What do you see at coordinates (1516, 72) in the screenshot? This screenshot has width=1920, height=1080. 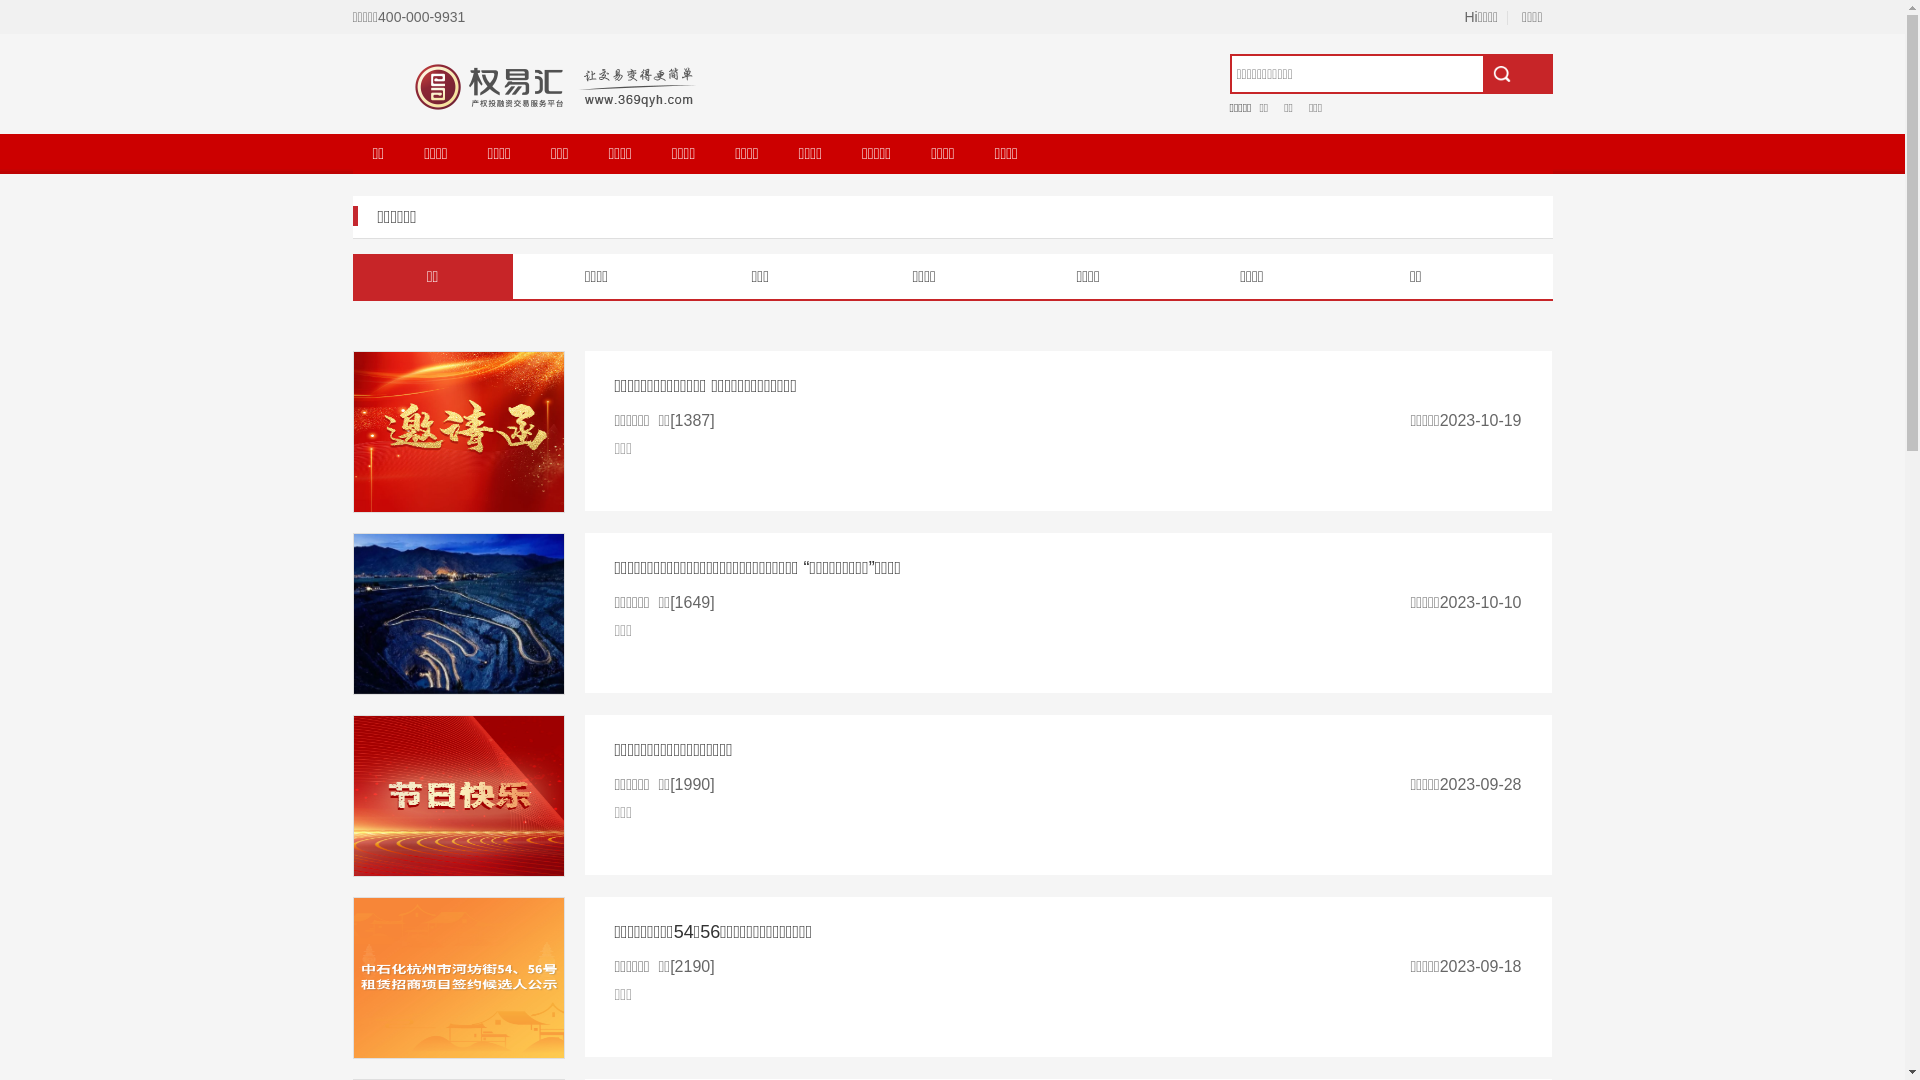 I see `' '` at bounding box center [1516, 72].